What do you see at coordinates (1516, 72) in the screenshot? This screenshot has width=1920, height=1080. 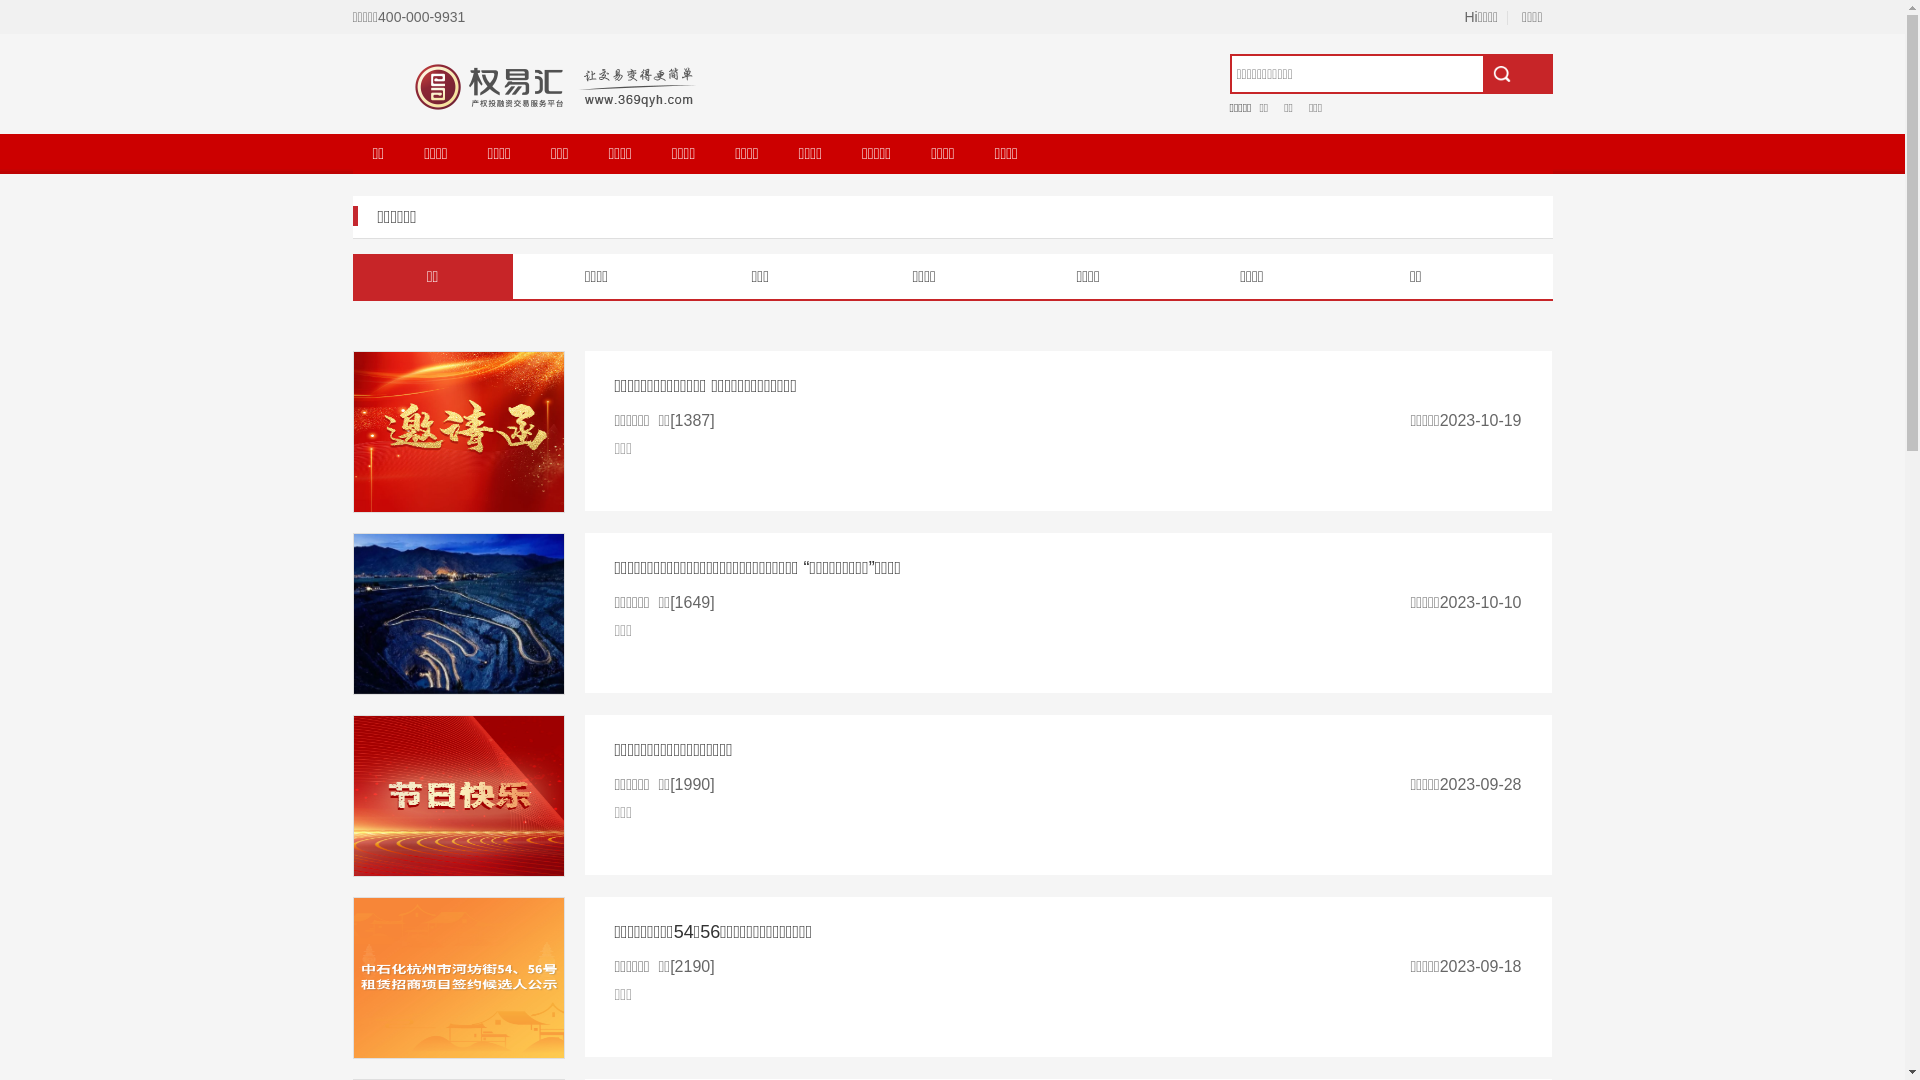 I see `' '` at bounding box center [1516, 72].